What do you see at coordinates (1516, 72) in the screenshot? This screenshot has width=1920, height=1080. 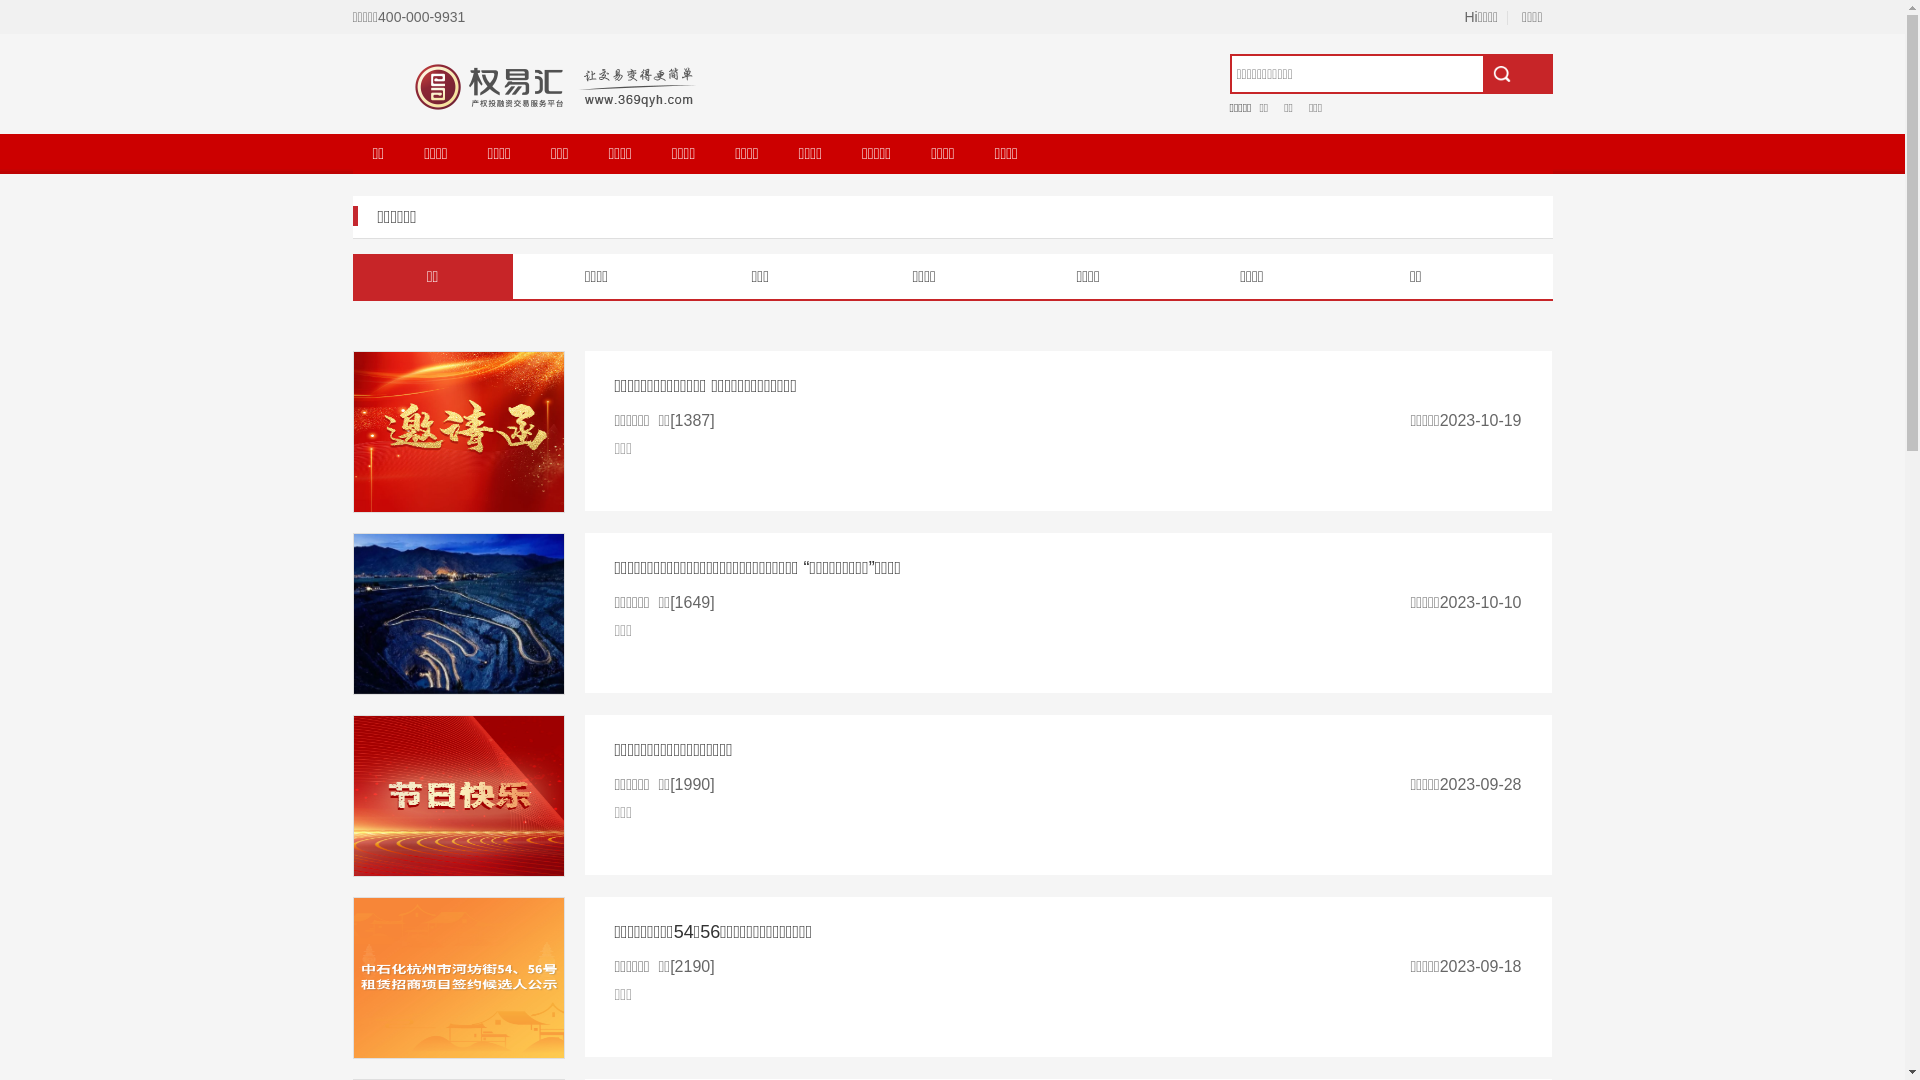 I see `' '` at bounding box center [1516, 72].